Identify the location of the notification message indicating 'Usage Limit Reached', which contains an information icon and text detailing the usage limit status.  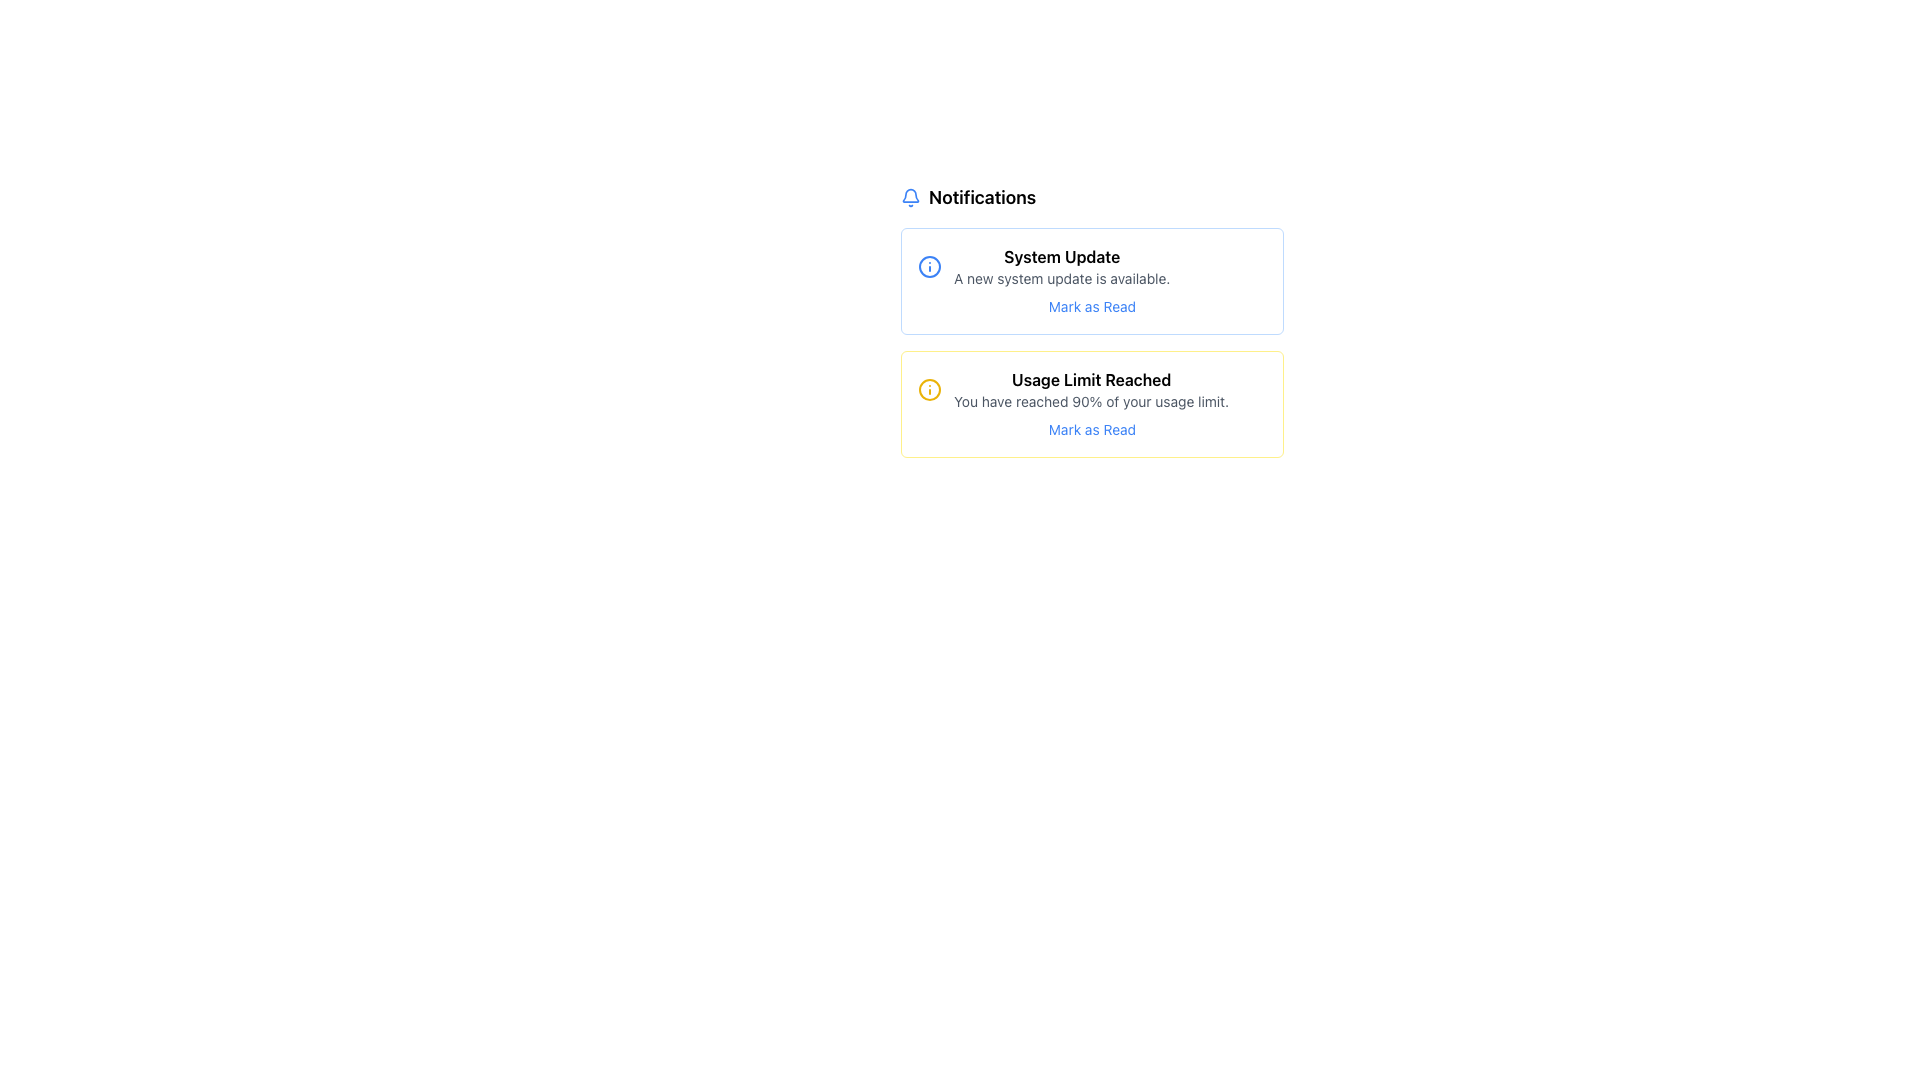
(1091, 389).